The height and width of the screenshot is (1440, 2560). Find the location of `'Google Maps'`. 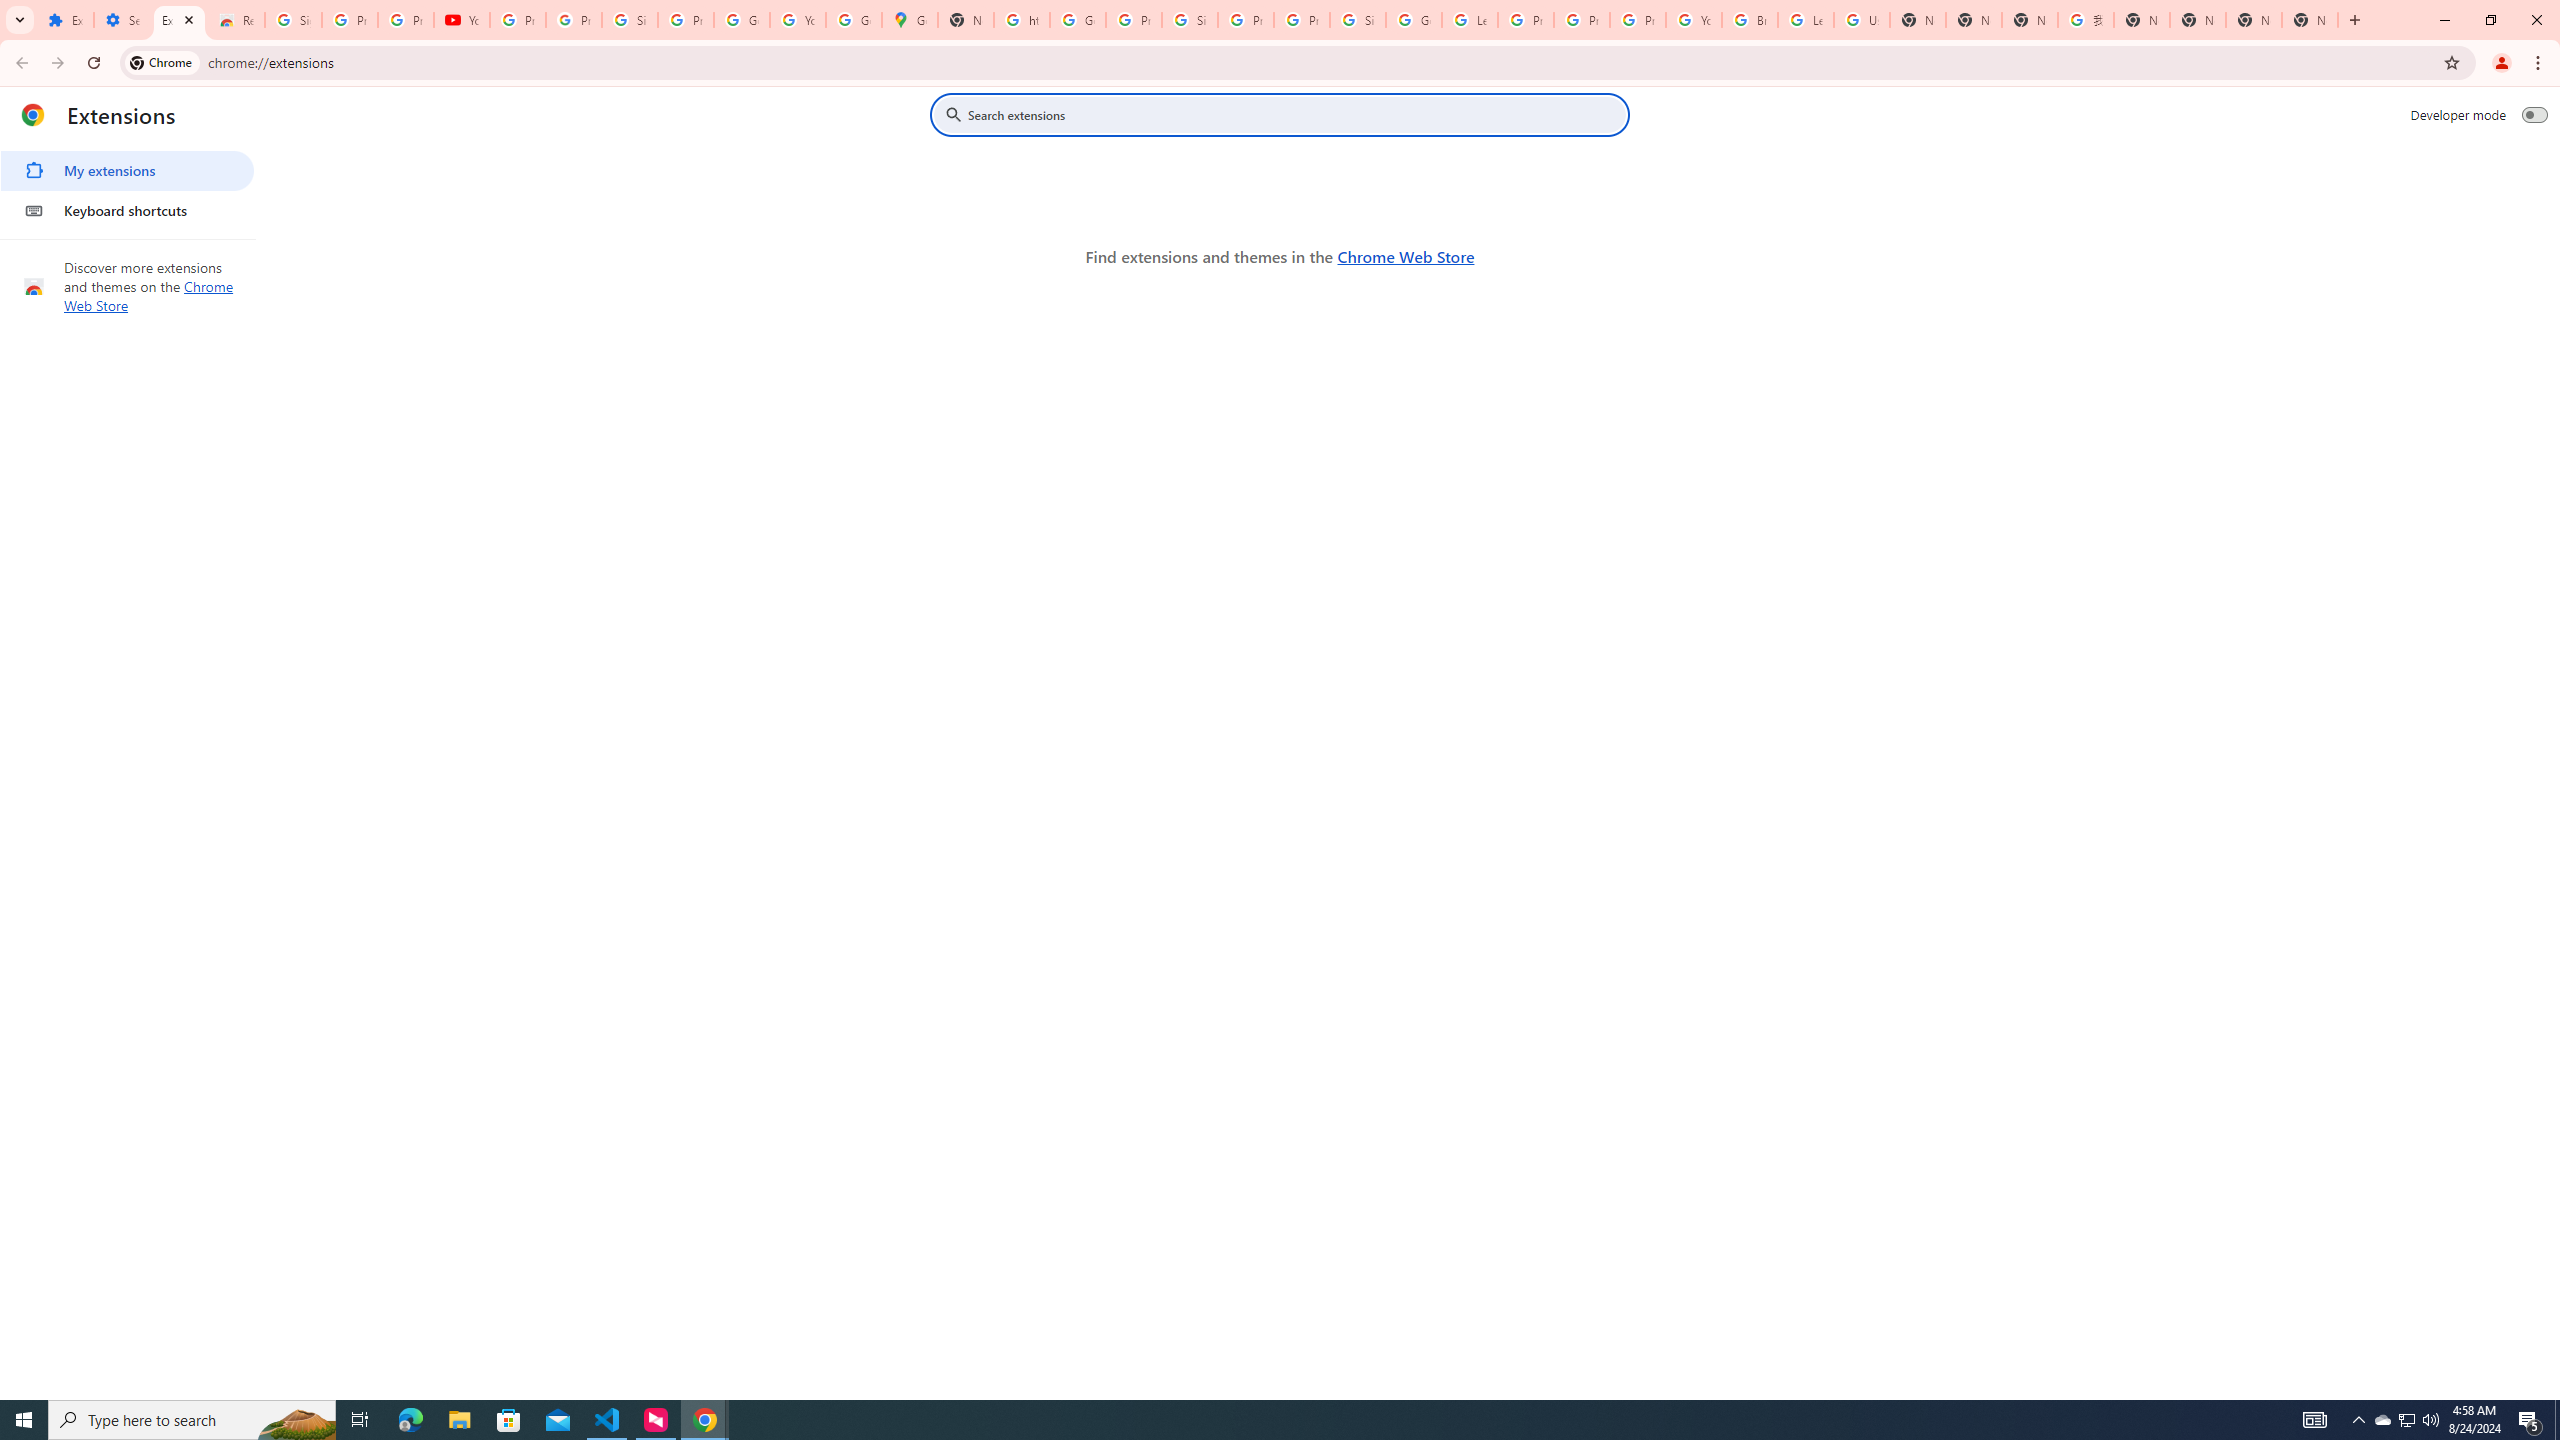

'Google Maps' is located at coordinates (909, 19).